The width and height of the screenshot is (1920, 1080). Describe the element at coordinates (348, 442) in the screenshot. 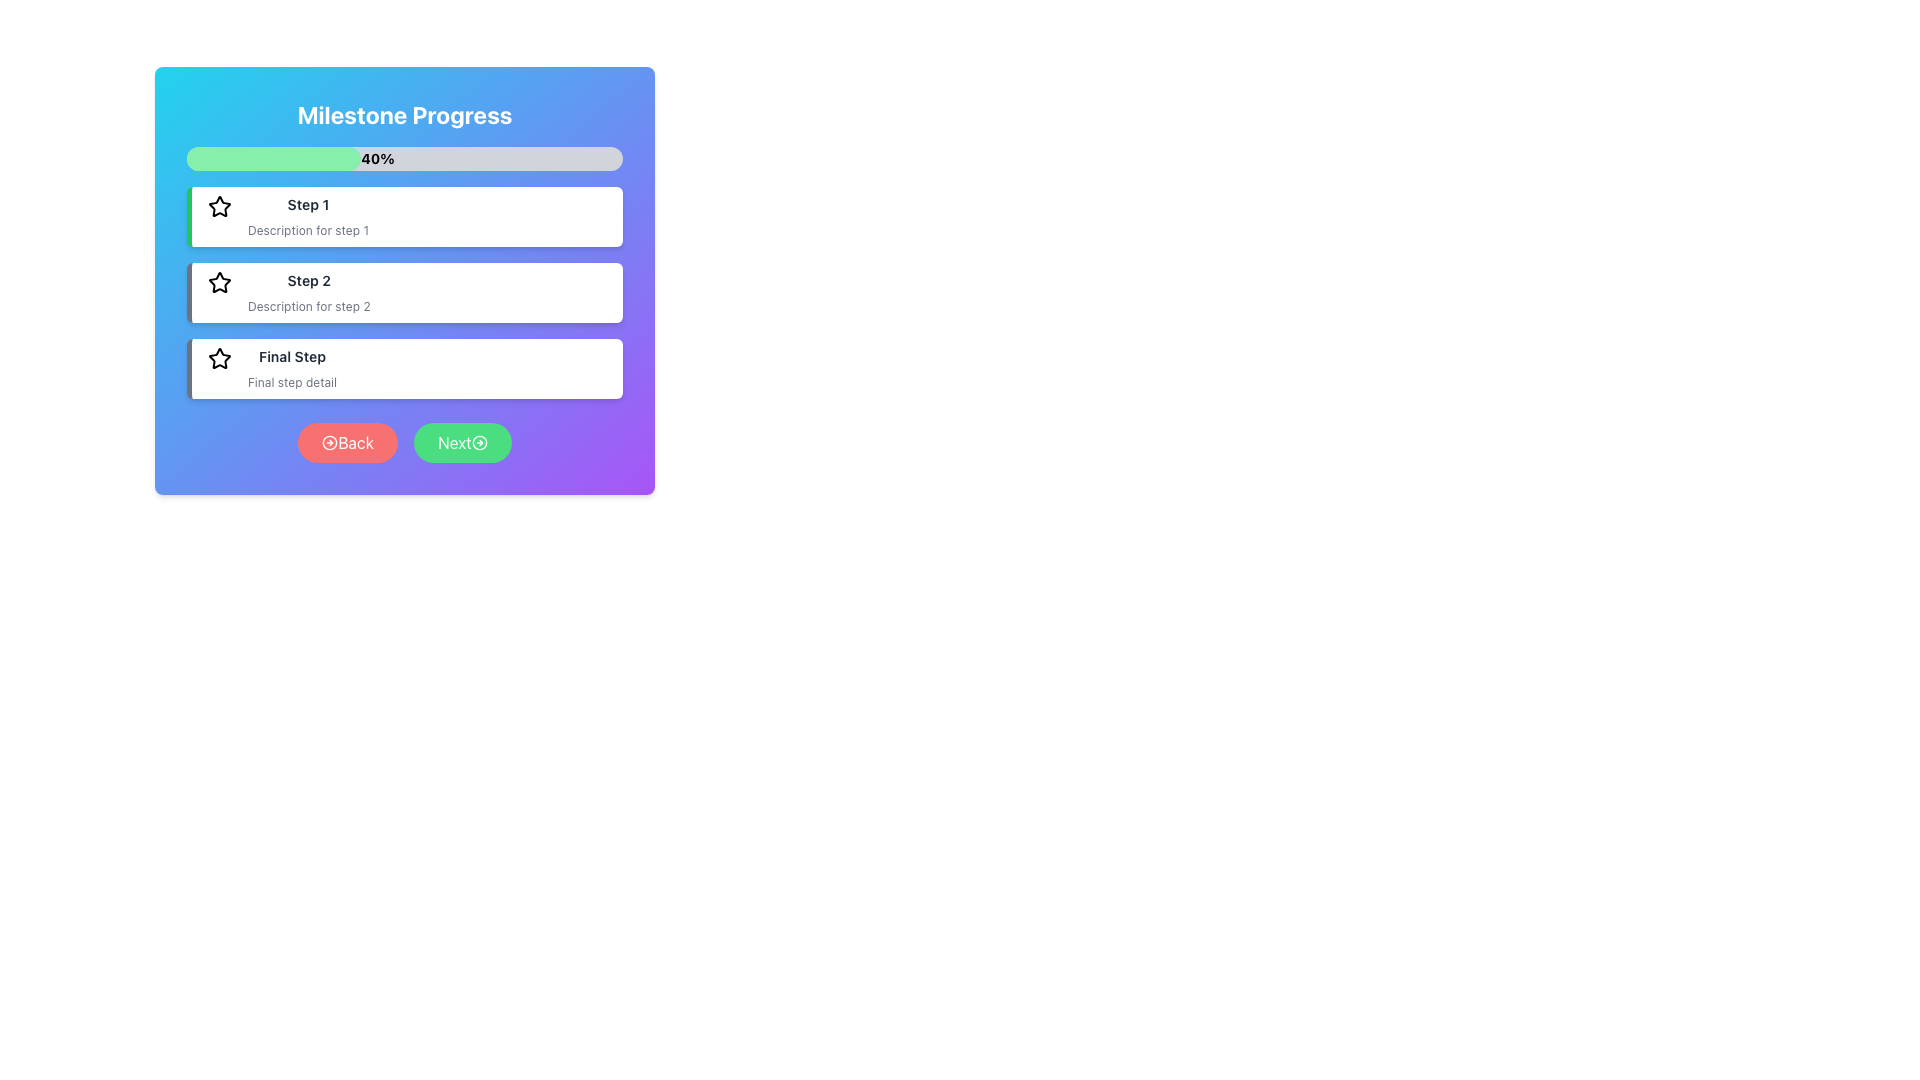

I see `the rounded rectangular button with a gradient red background and white text that reads 'Back'` at that location.